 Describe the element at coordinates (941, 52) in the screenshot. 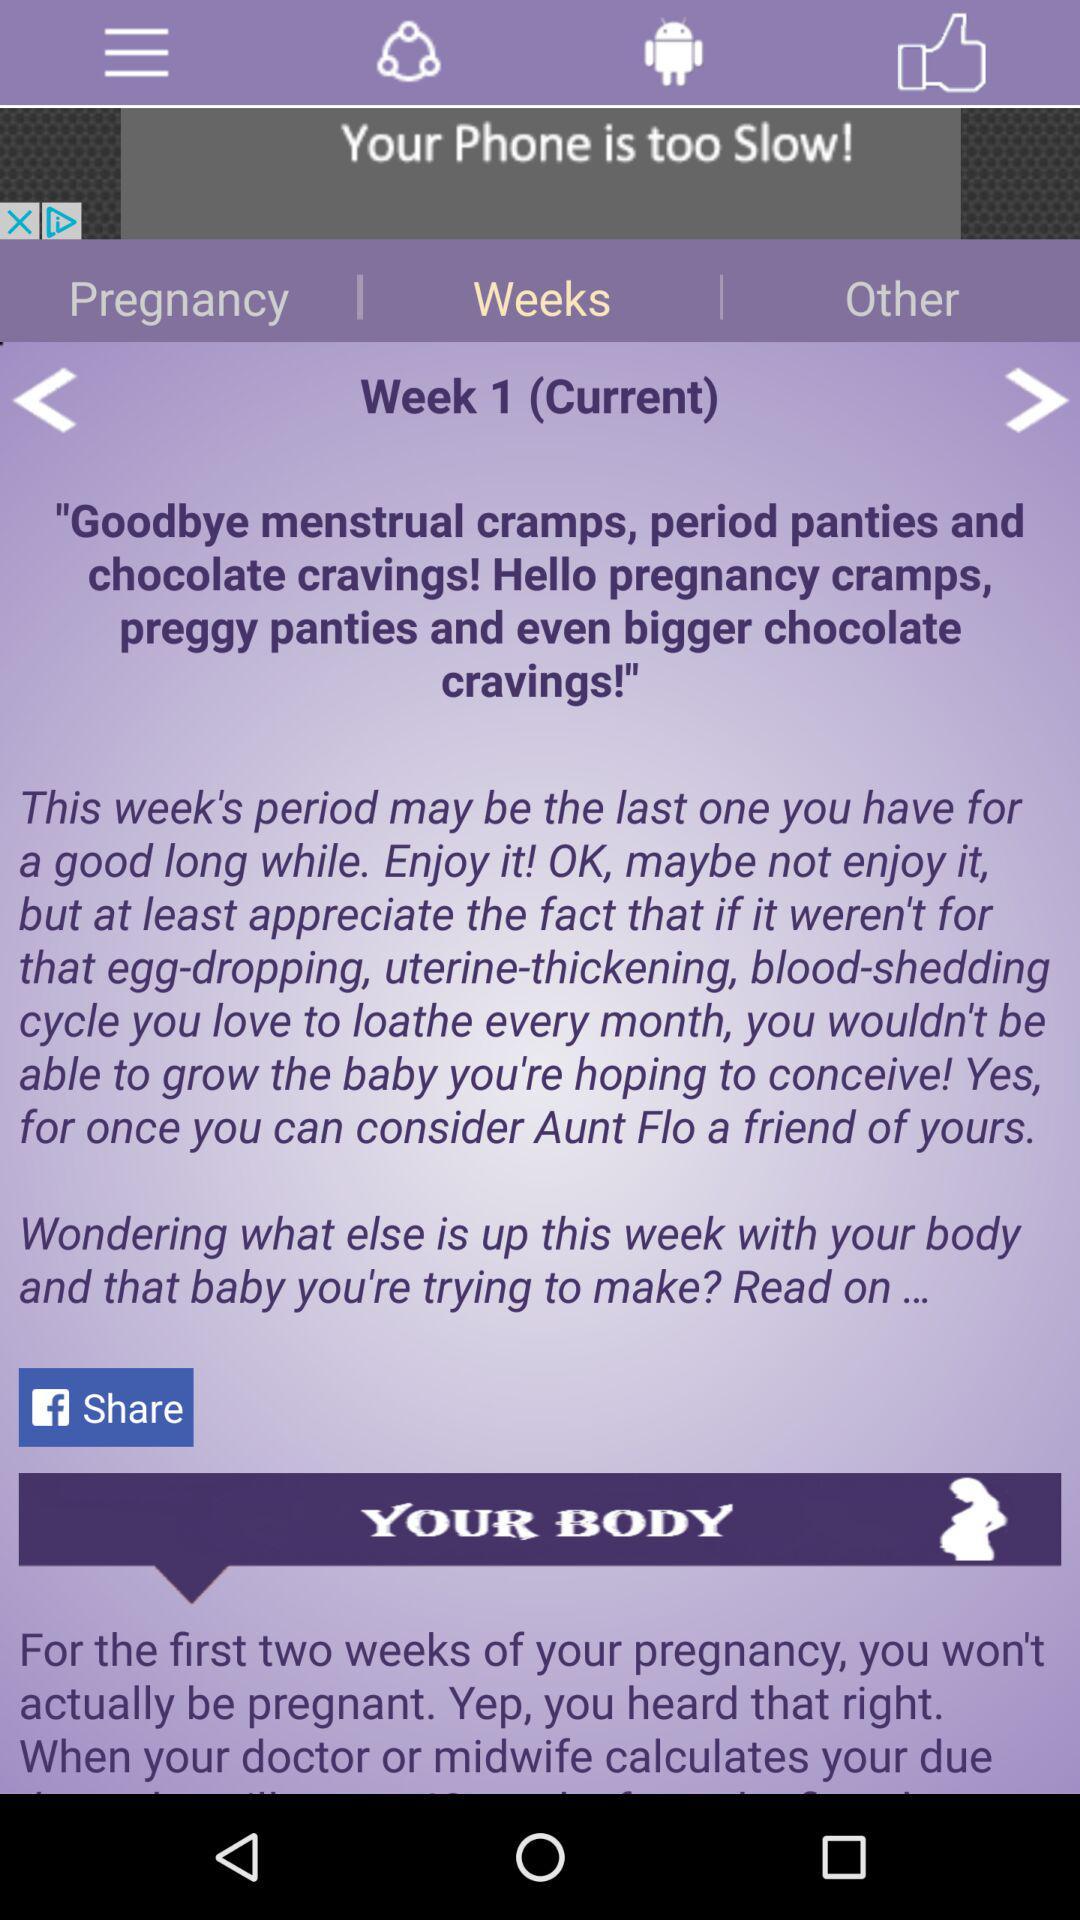

I see `the like option which is on the top right hand side` at that location.